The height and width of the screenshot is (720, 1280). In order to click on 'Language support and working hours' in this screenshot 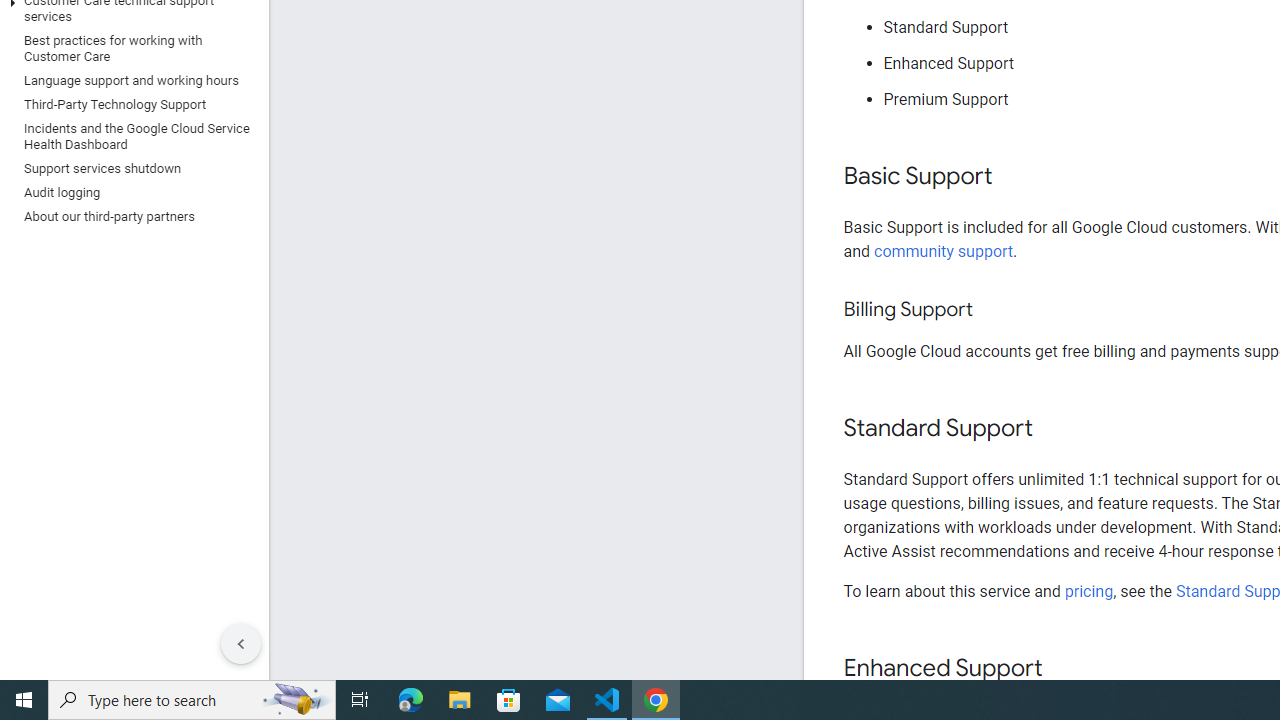, I will do `click(129, 80)`.